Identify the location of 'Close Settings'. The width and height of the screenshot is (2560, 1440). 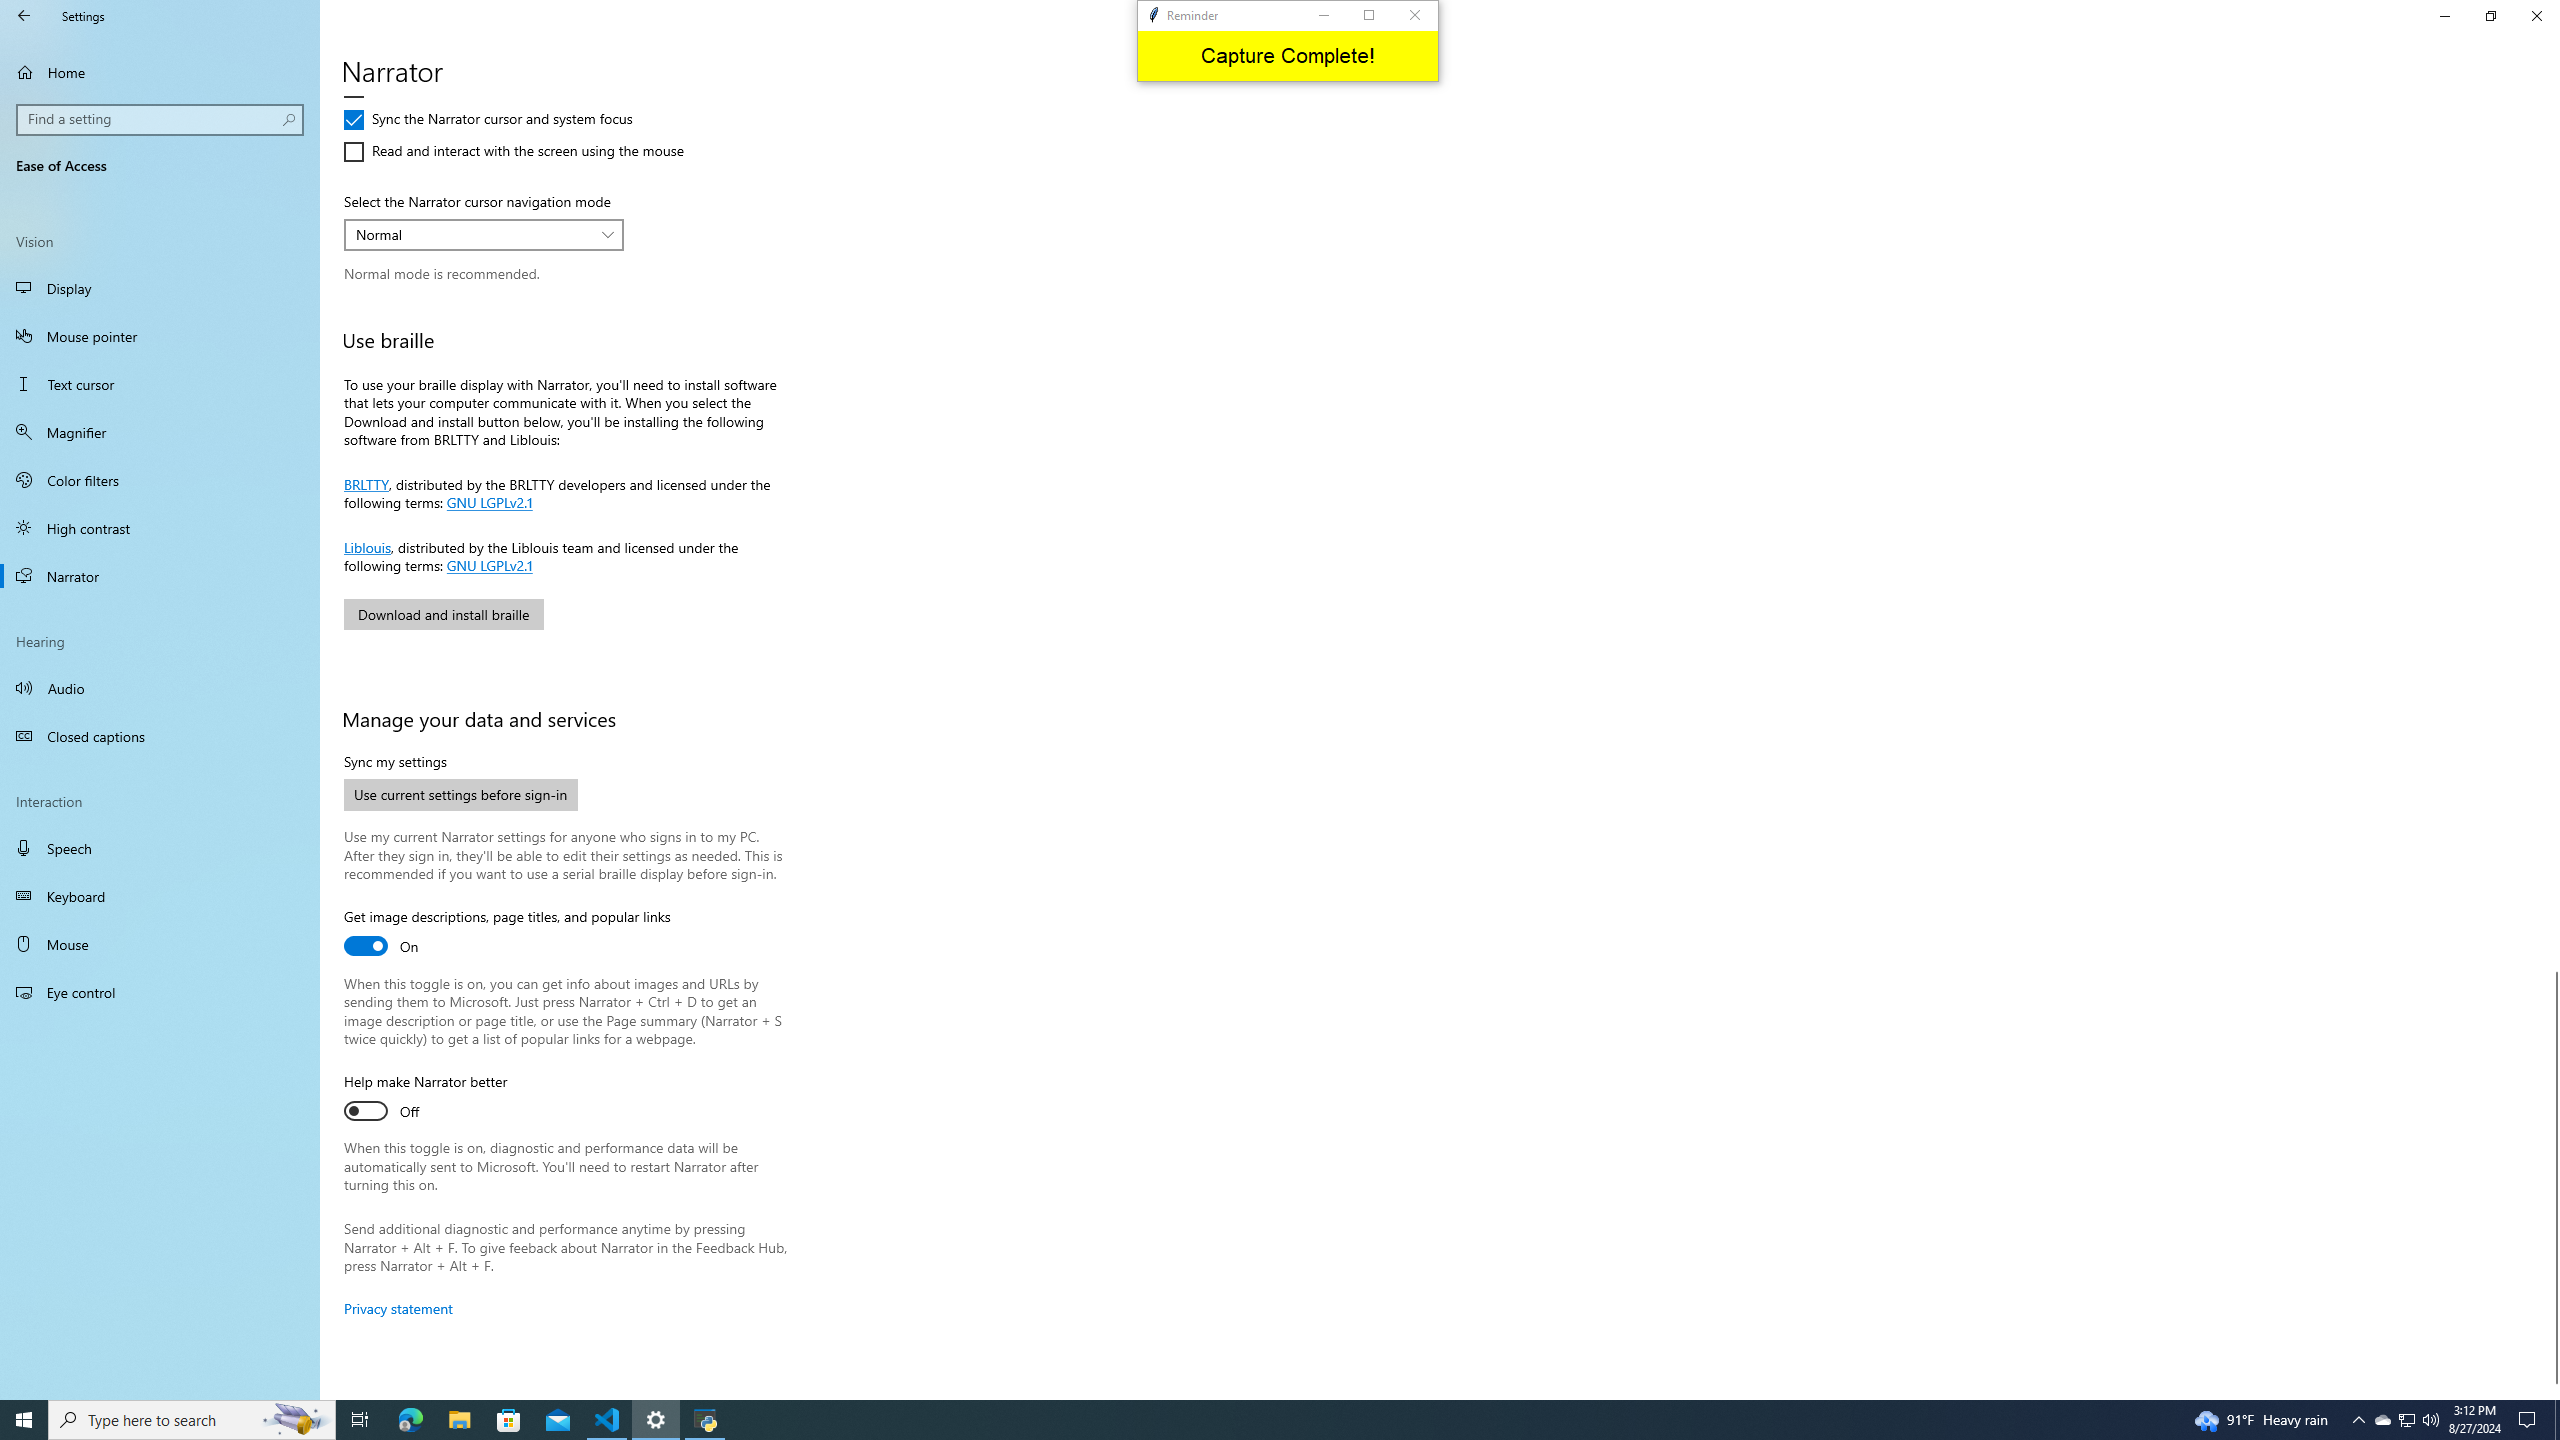
(2535, 15).